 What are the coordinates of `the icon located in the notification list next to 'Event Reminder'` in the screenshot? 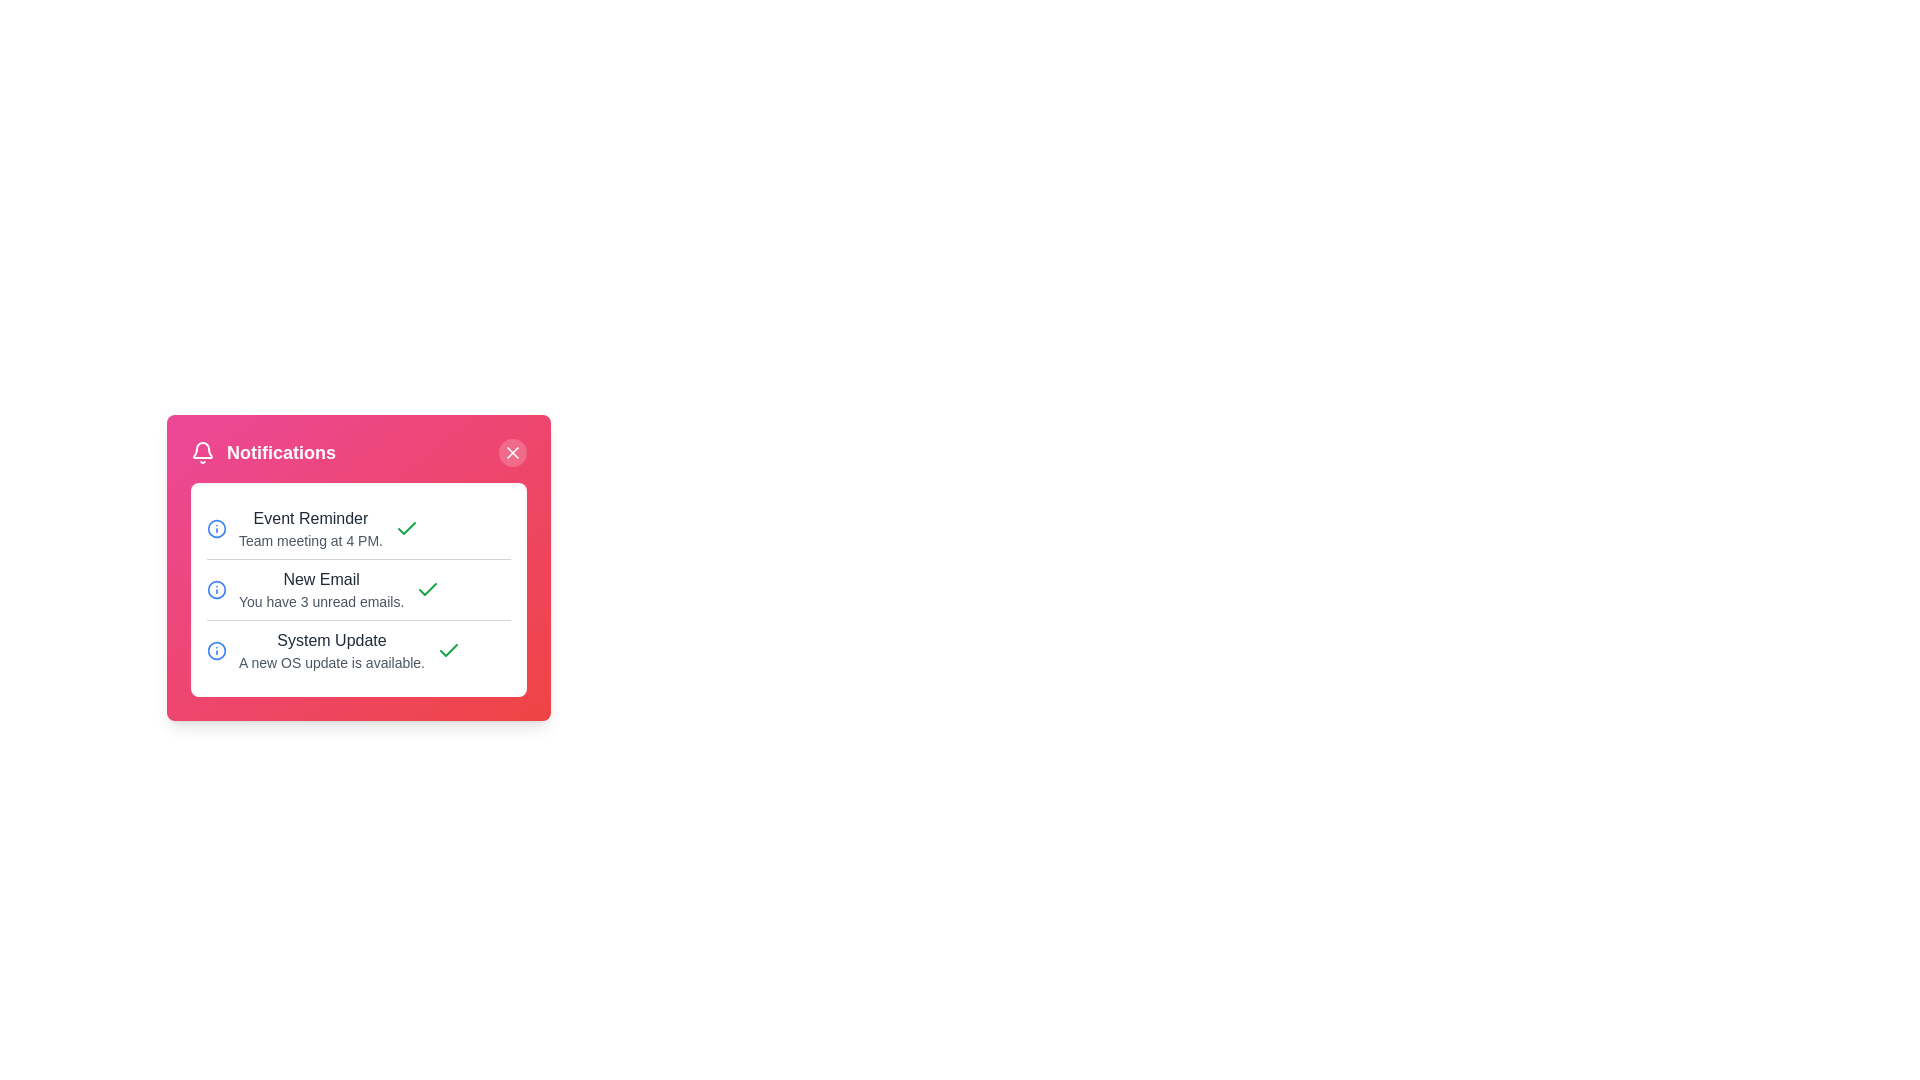 It's located at (216, 527).